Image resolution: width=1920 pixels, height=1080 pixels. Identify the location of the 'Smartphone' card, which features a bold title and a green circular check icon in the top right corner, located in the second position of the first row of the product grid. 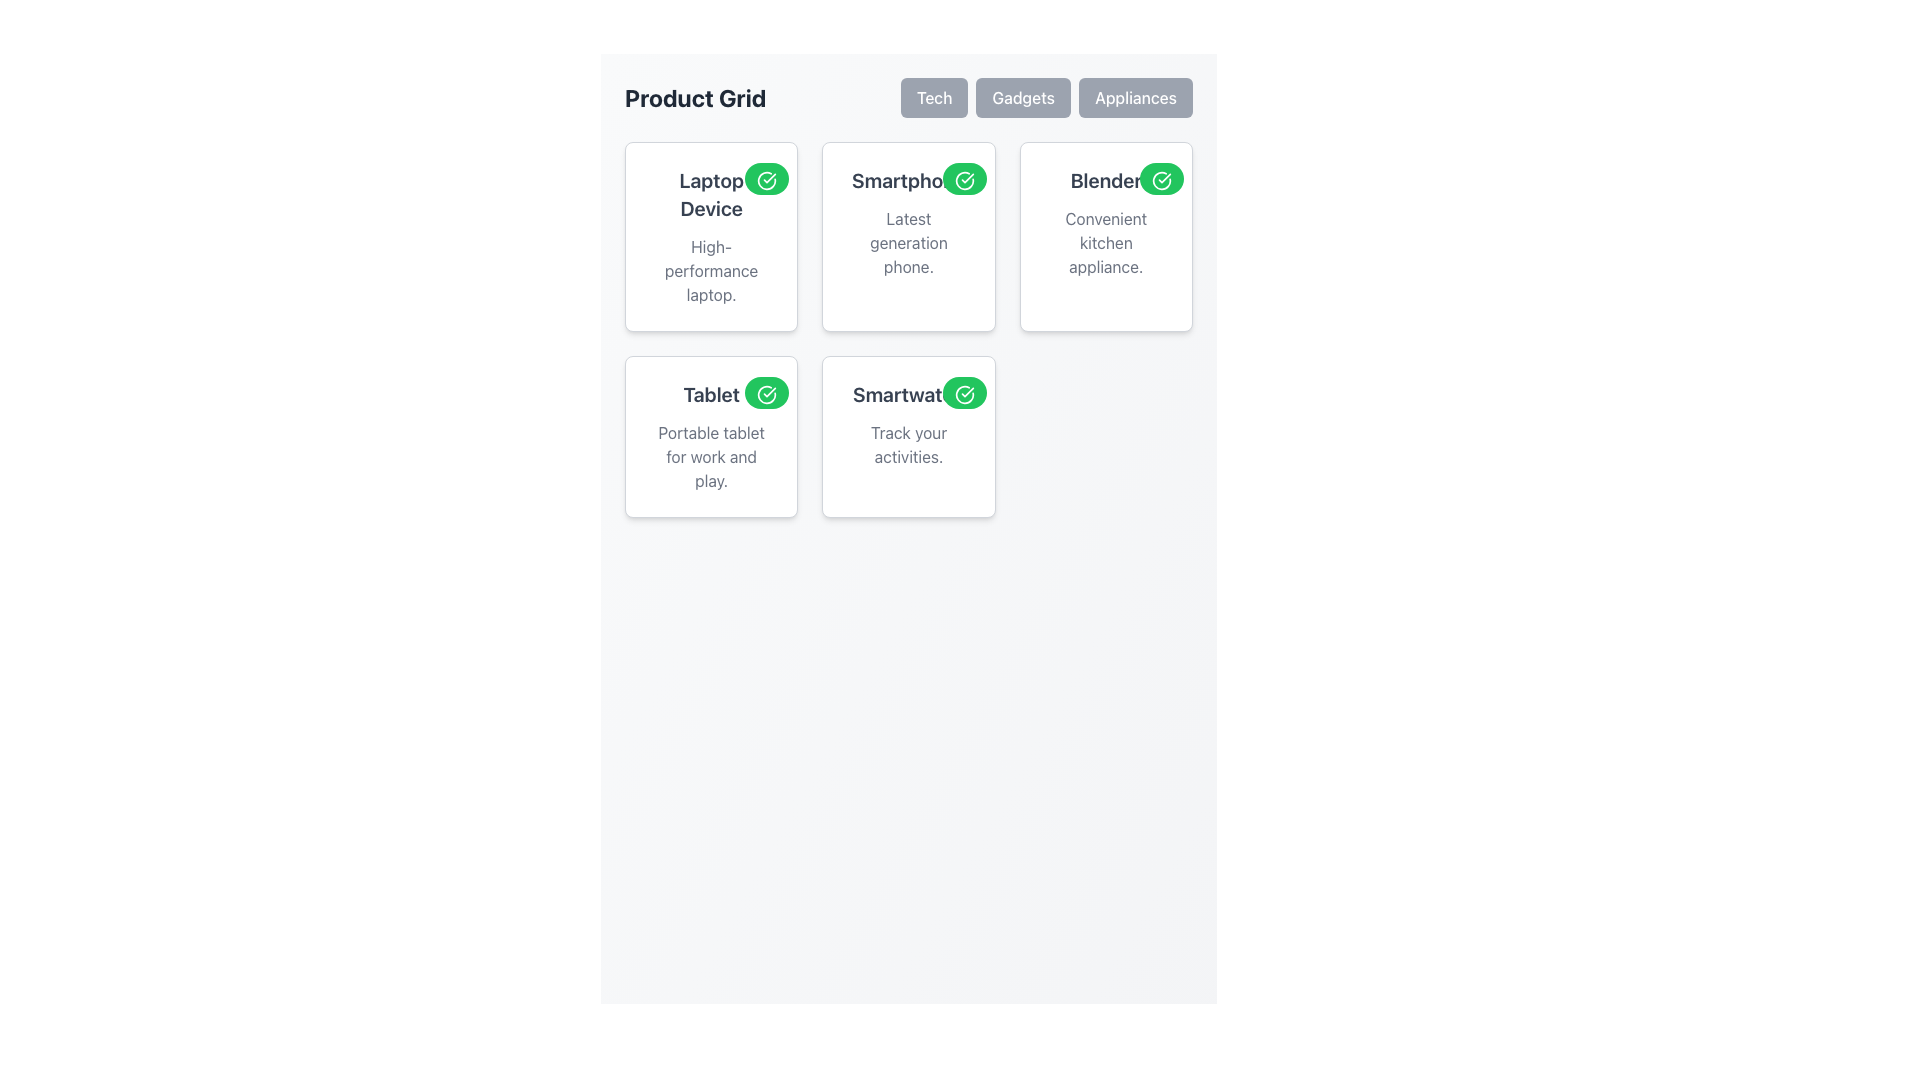
(907, 329).